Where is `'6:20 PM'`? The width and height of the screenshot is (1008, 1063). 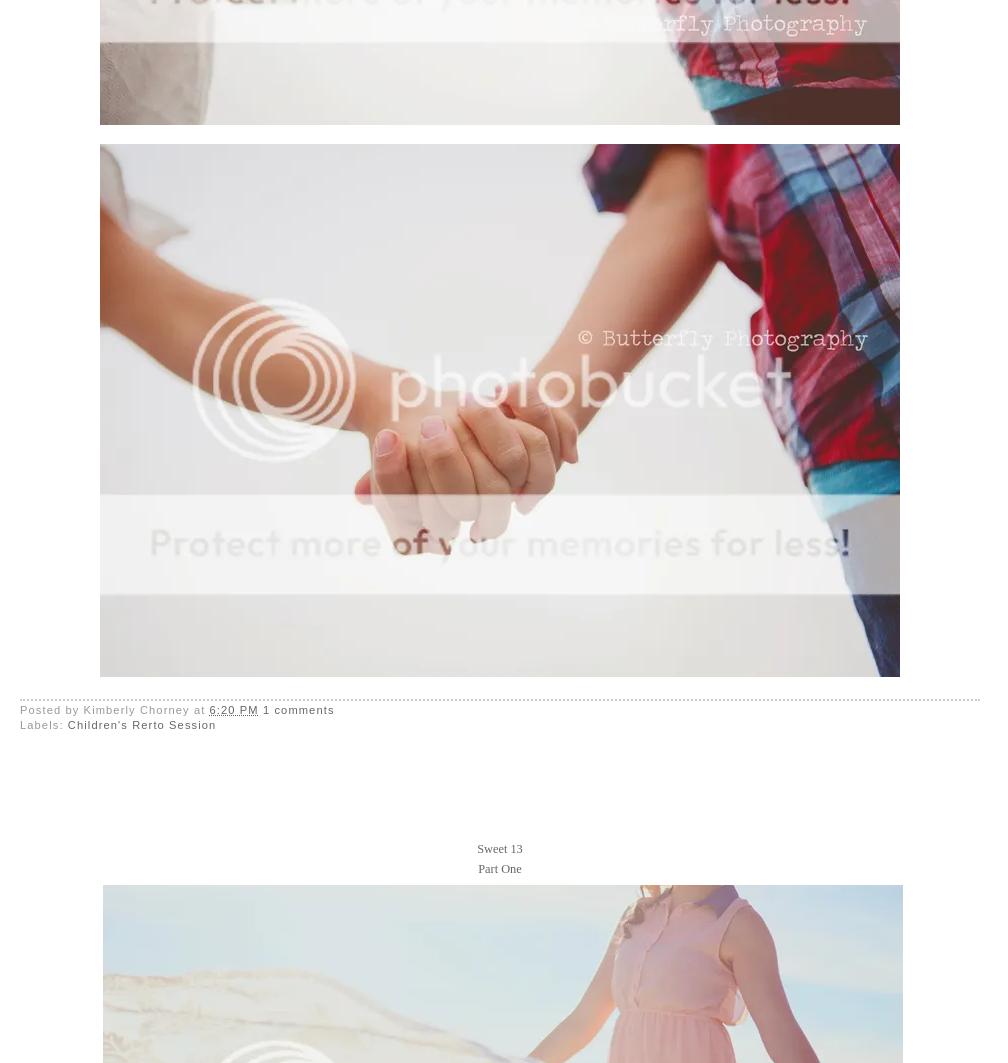 '6:20 PM' is located at coordinates (233, 708).